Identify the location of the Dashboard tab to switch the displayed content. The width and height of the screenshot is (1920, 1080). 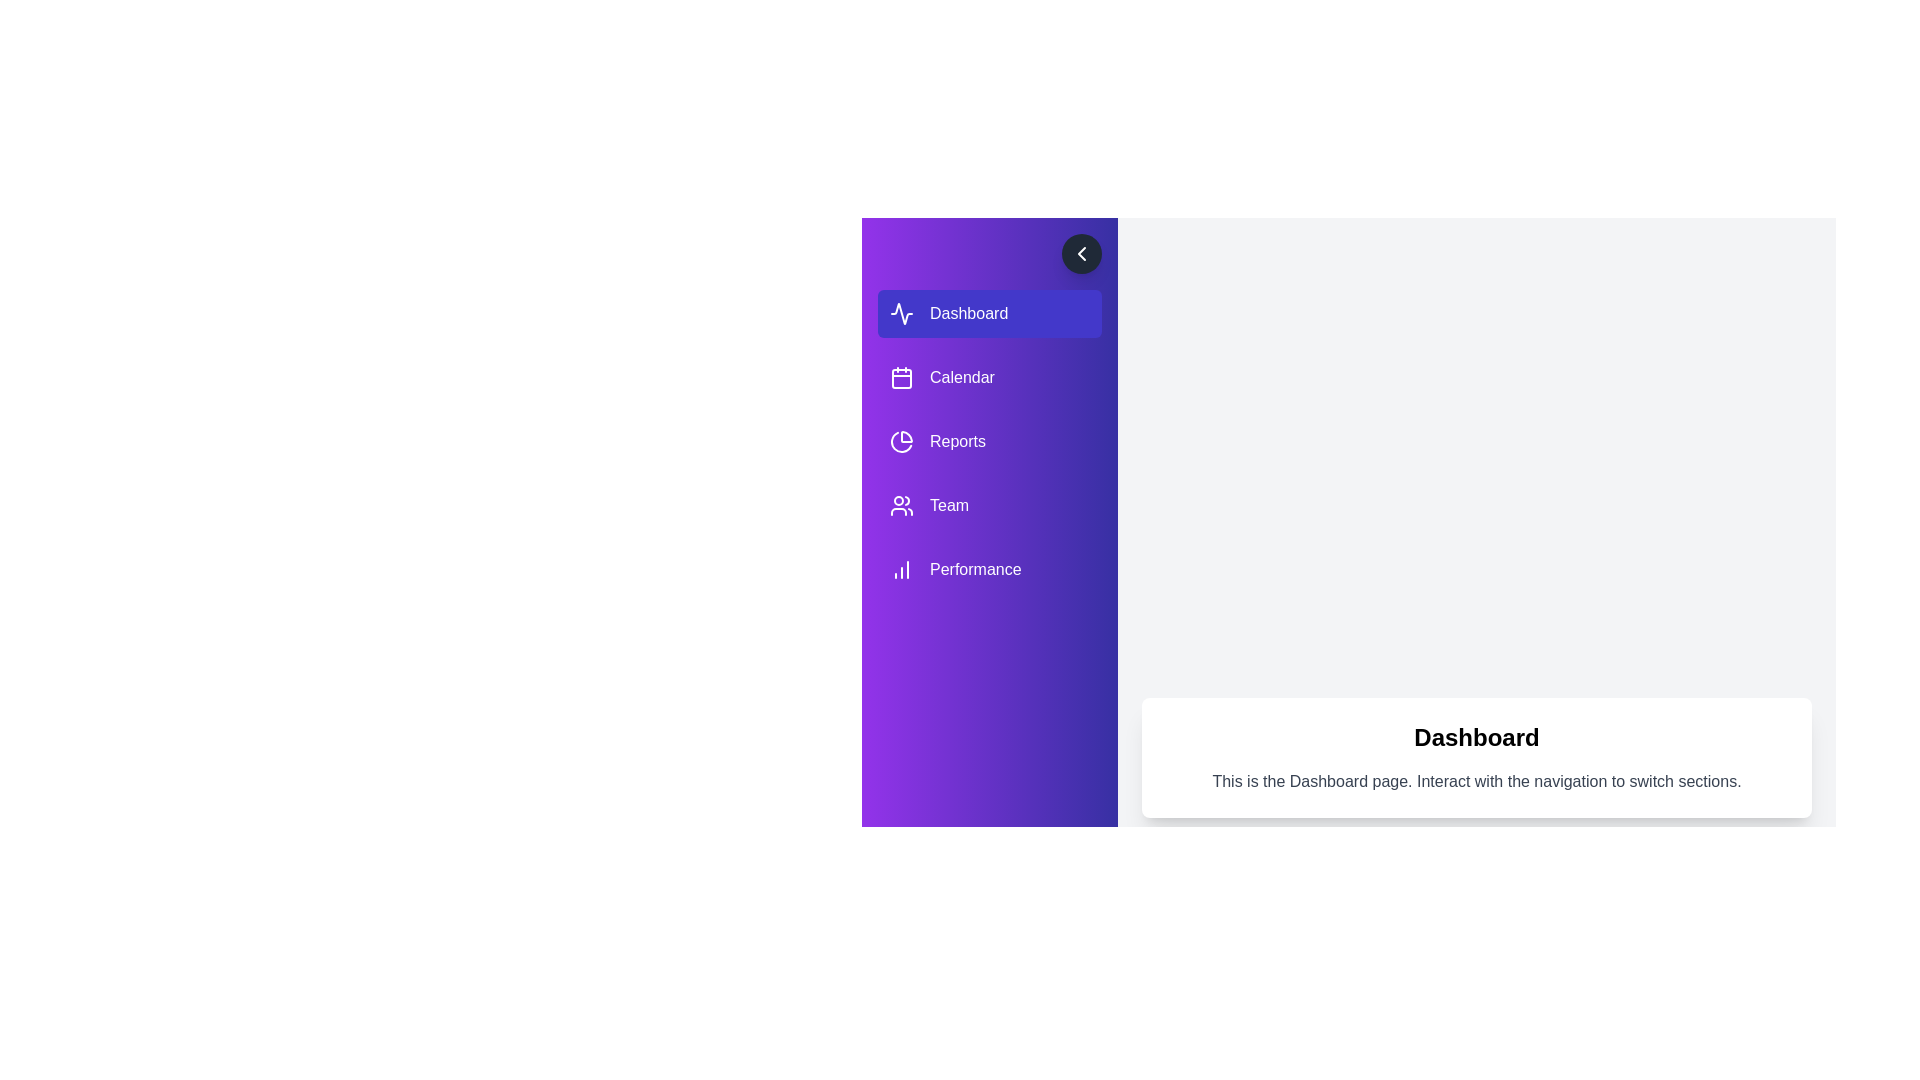
(989, 313).